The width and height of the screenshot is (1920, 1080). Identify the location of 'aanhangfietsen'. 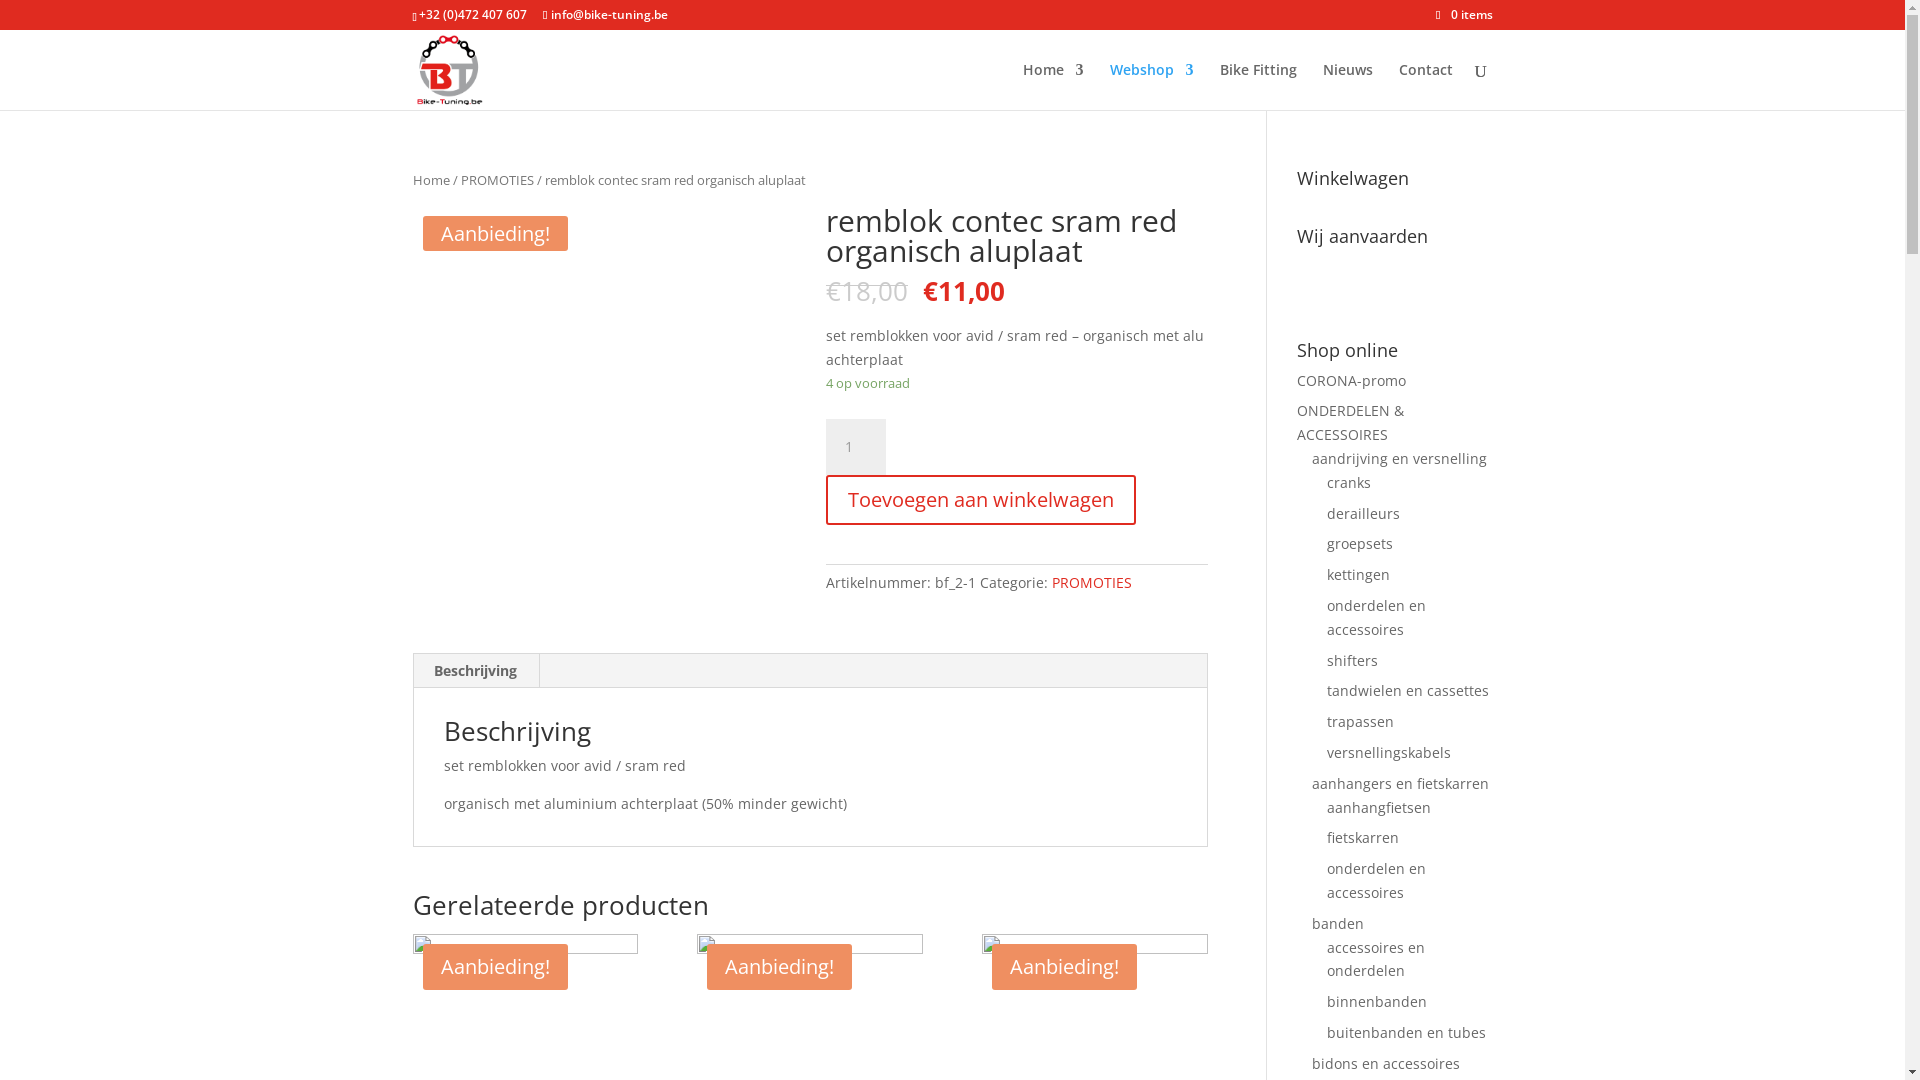
(1377, 806).